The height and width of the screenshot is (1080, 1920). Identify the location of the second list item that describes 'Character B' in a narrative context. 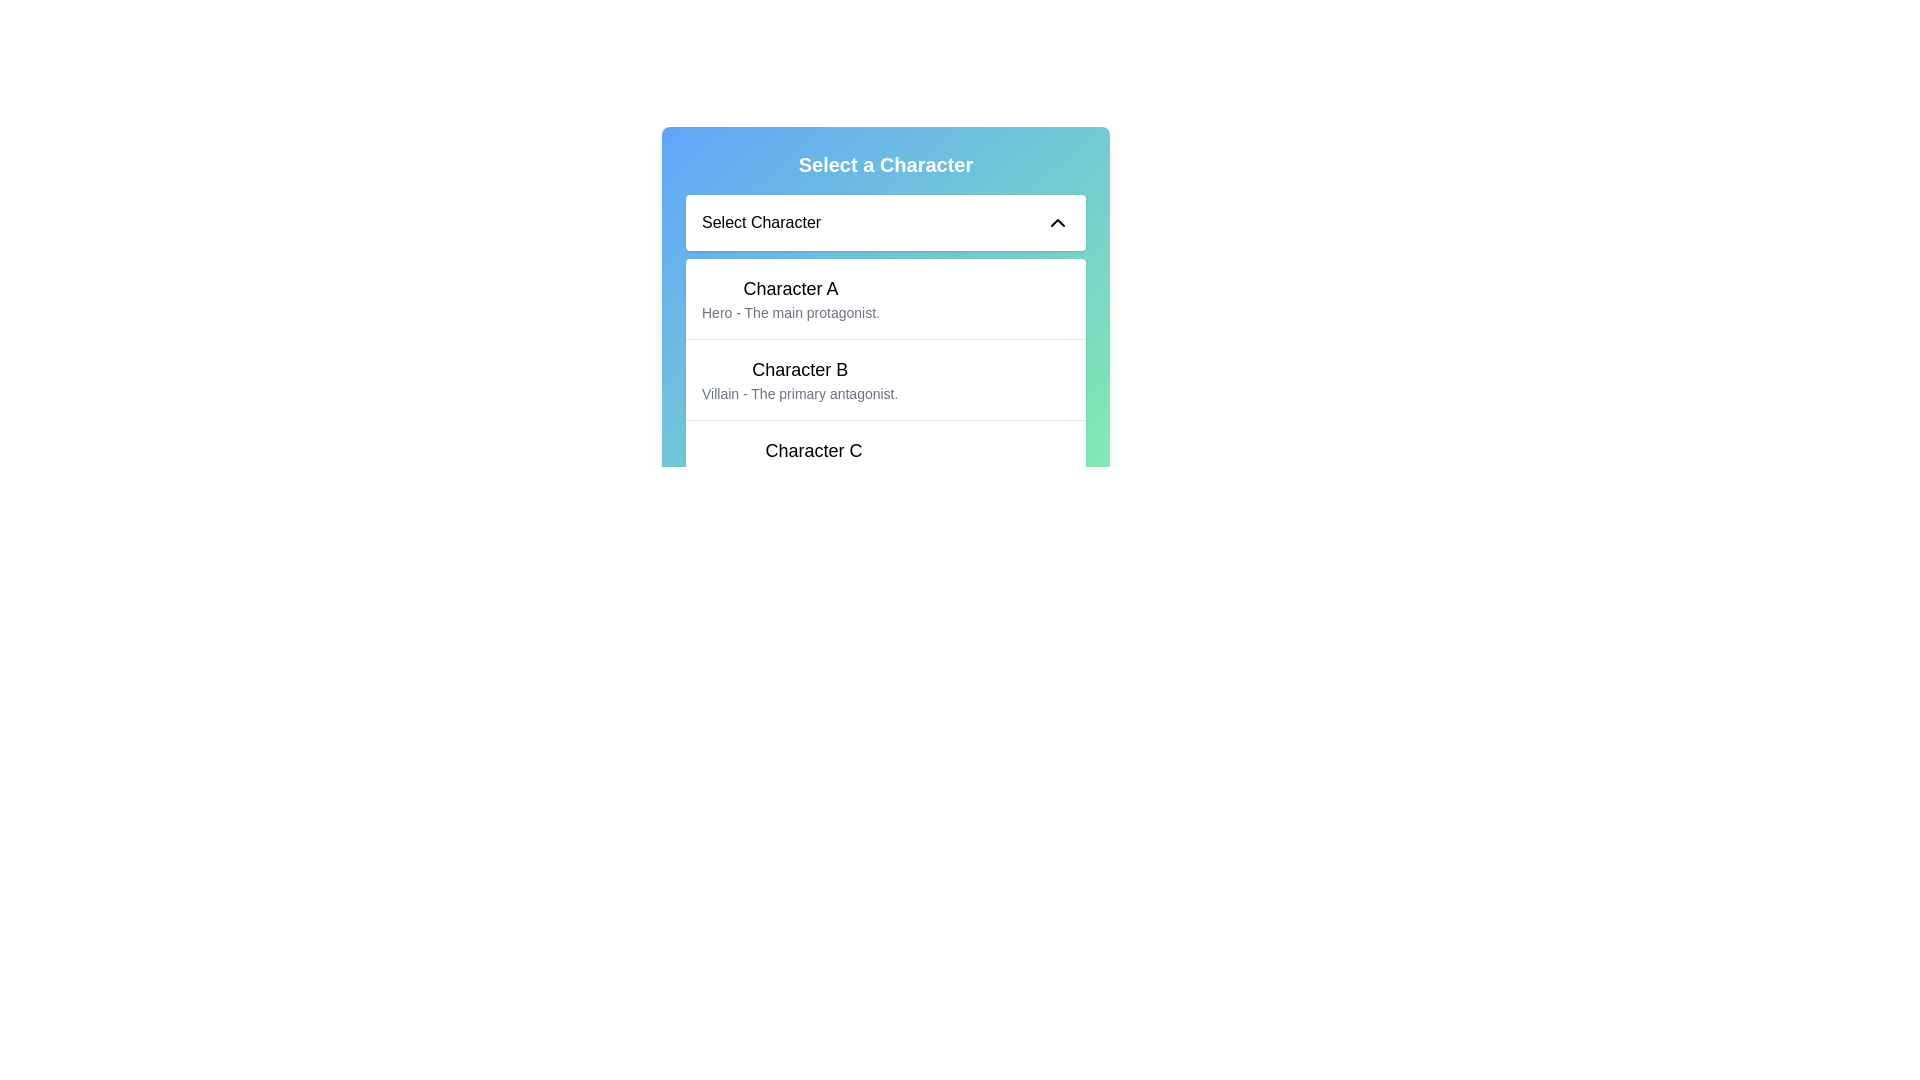
(885, 379).